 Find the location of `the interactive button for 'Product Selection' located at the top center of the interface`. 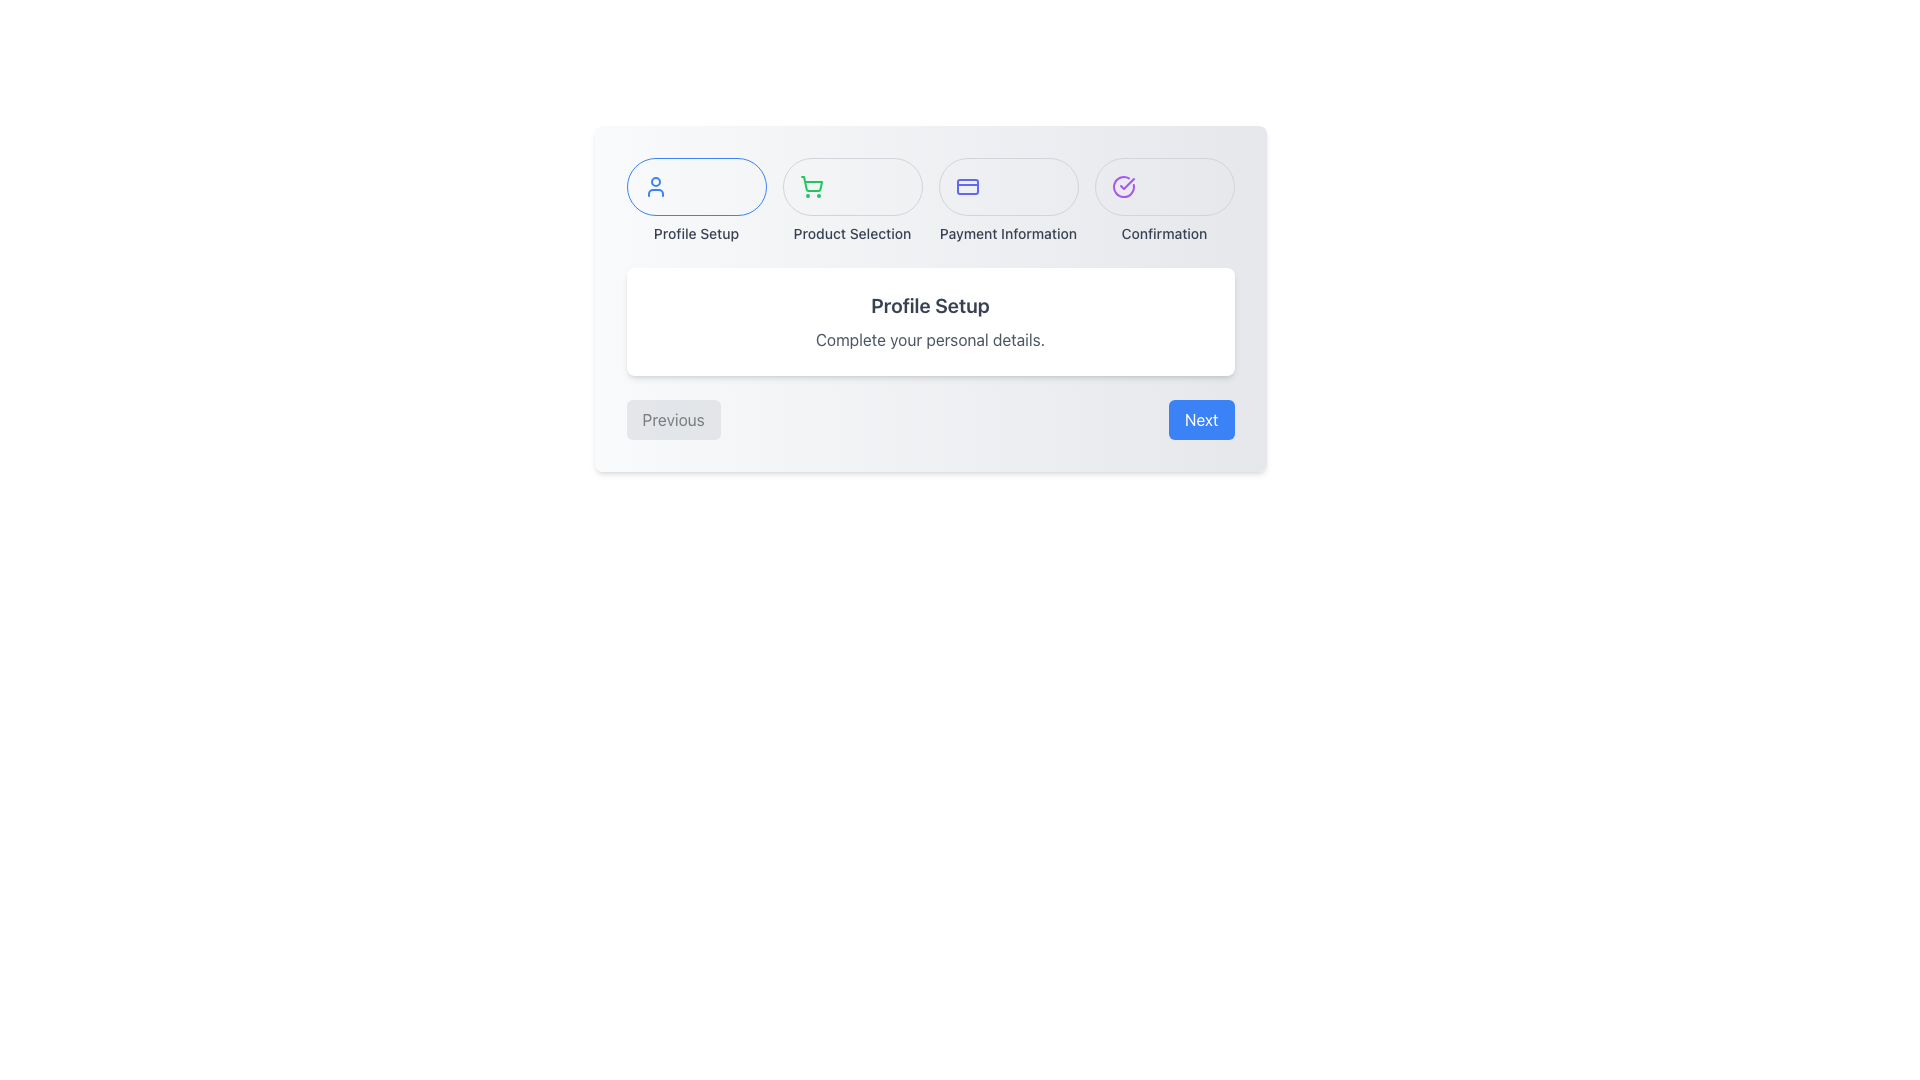

the interactive button for 'Product Selection' located at the top center of the interface is located at coordinates (852, 186).